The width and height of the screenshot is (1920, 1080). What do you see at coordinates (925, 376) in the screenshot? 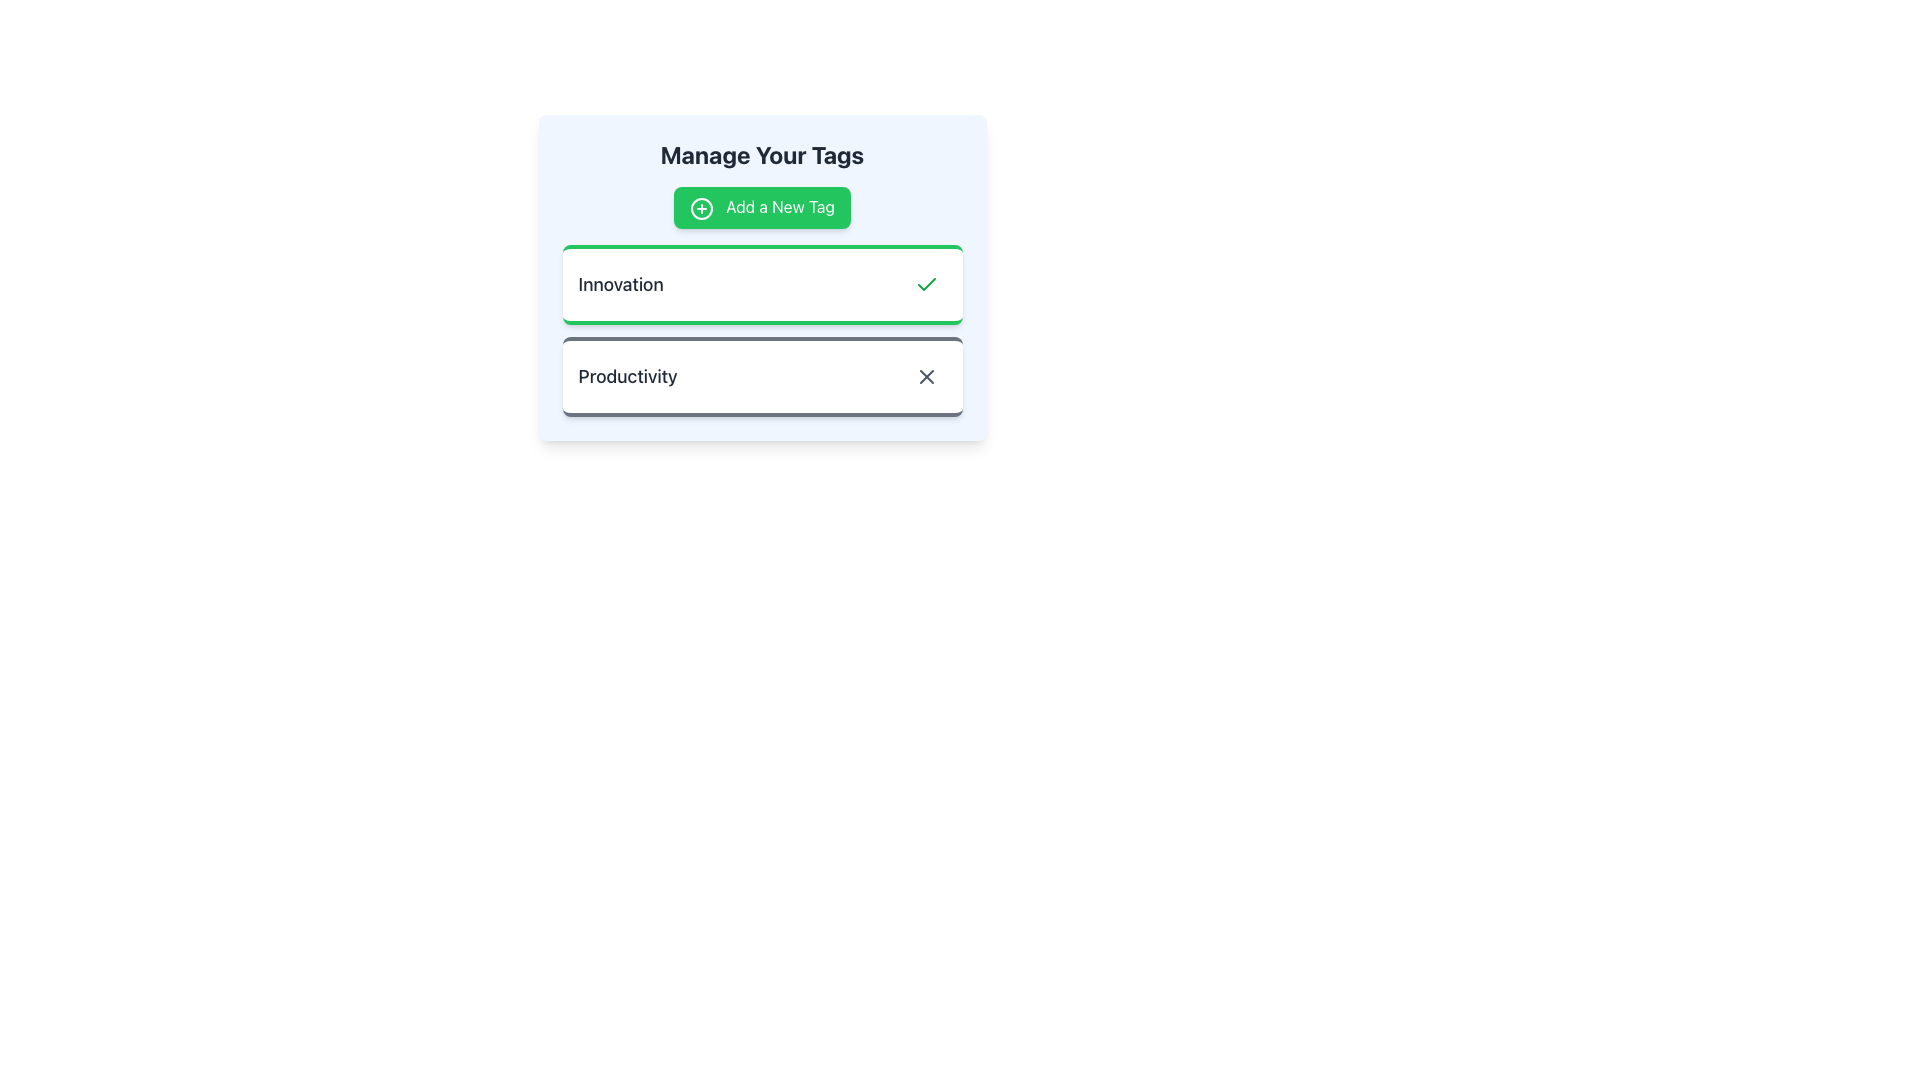
I see `the red 'X' icon button used` at bounding box center [925, 376].